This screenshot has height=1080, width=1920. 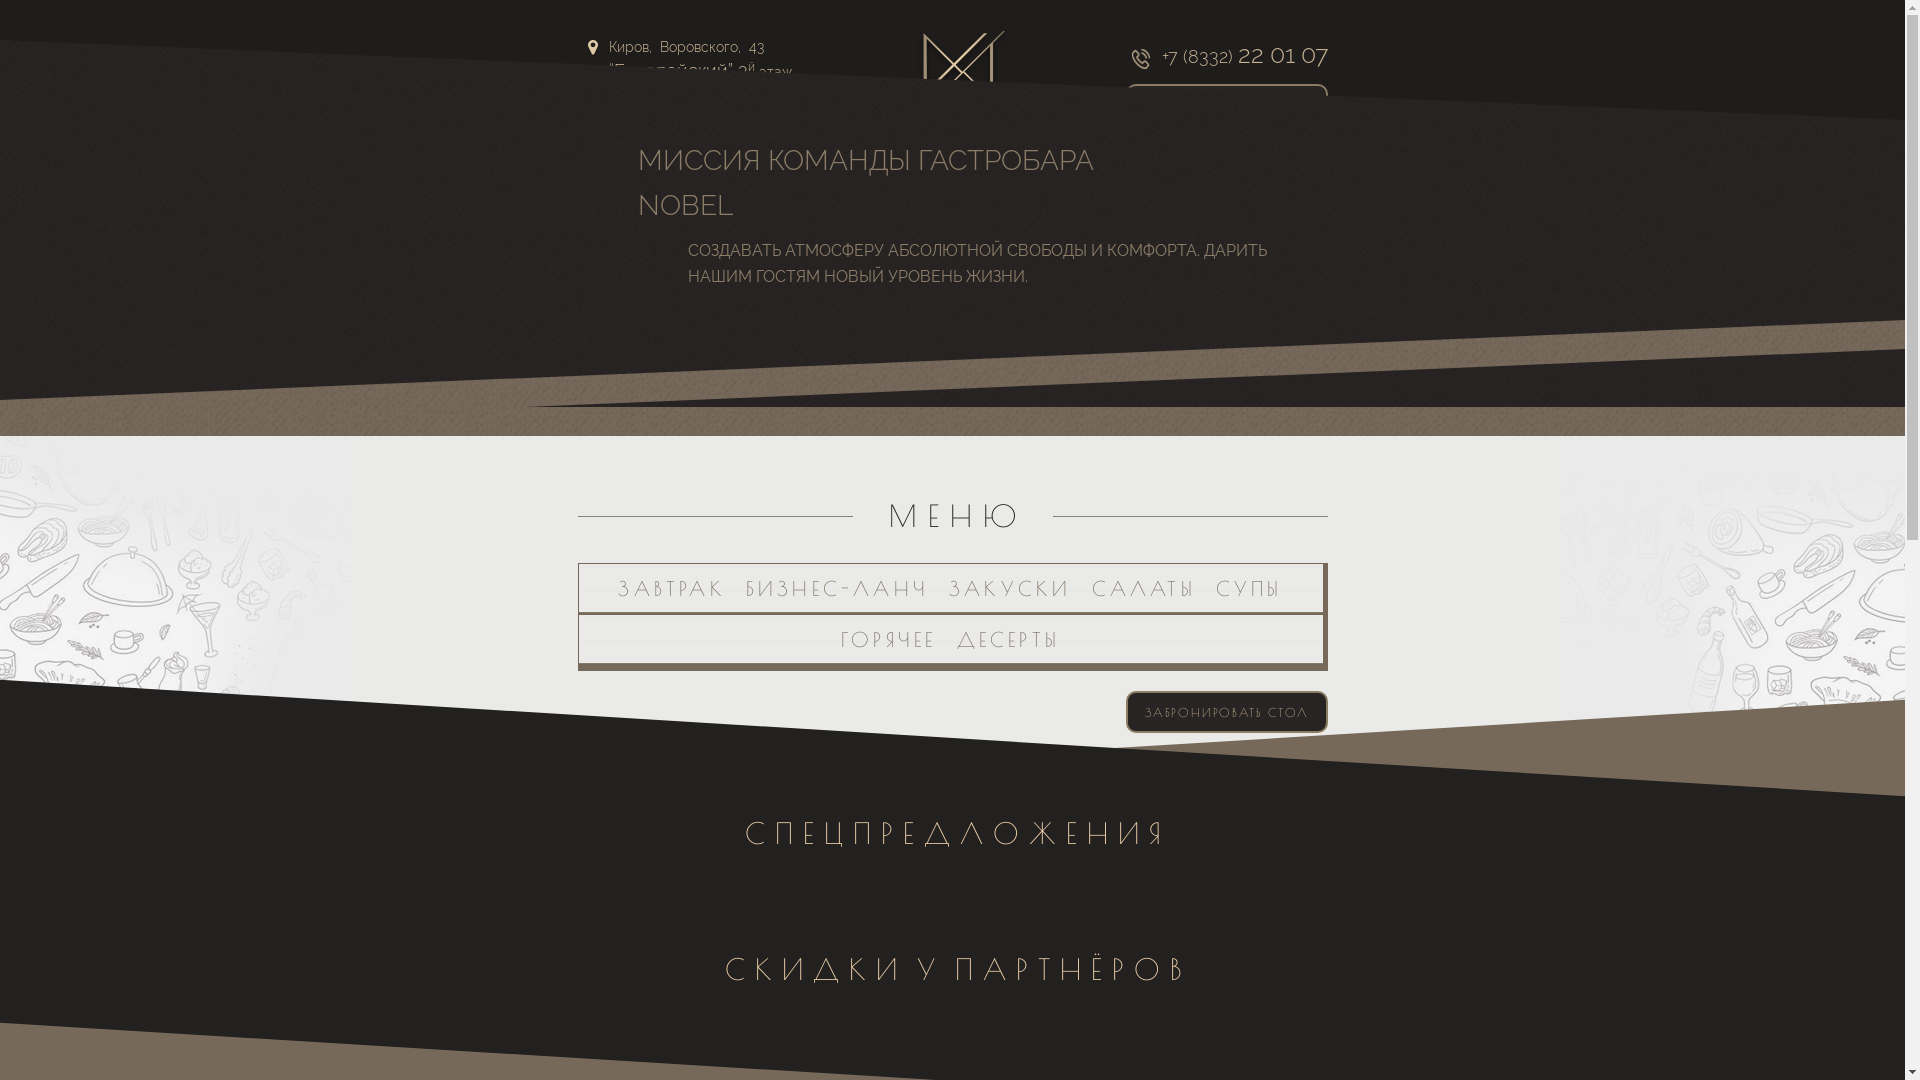 What do you see at coordinates (1226, 57) in the screenshot?
I see `'+7 (8332) 22 01 07'` at bounding box center [1226, 57].